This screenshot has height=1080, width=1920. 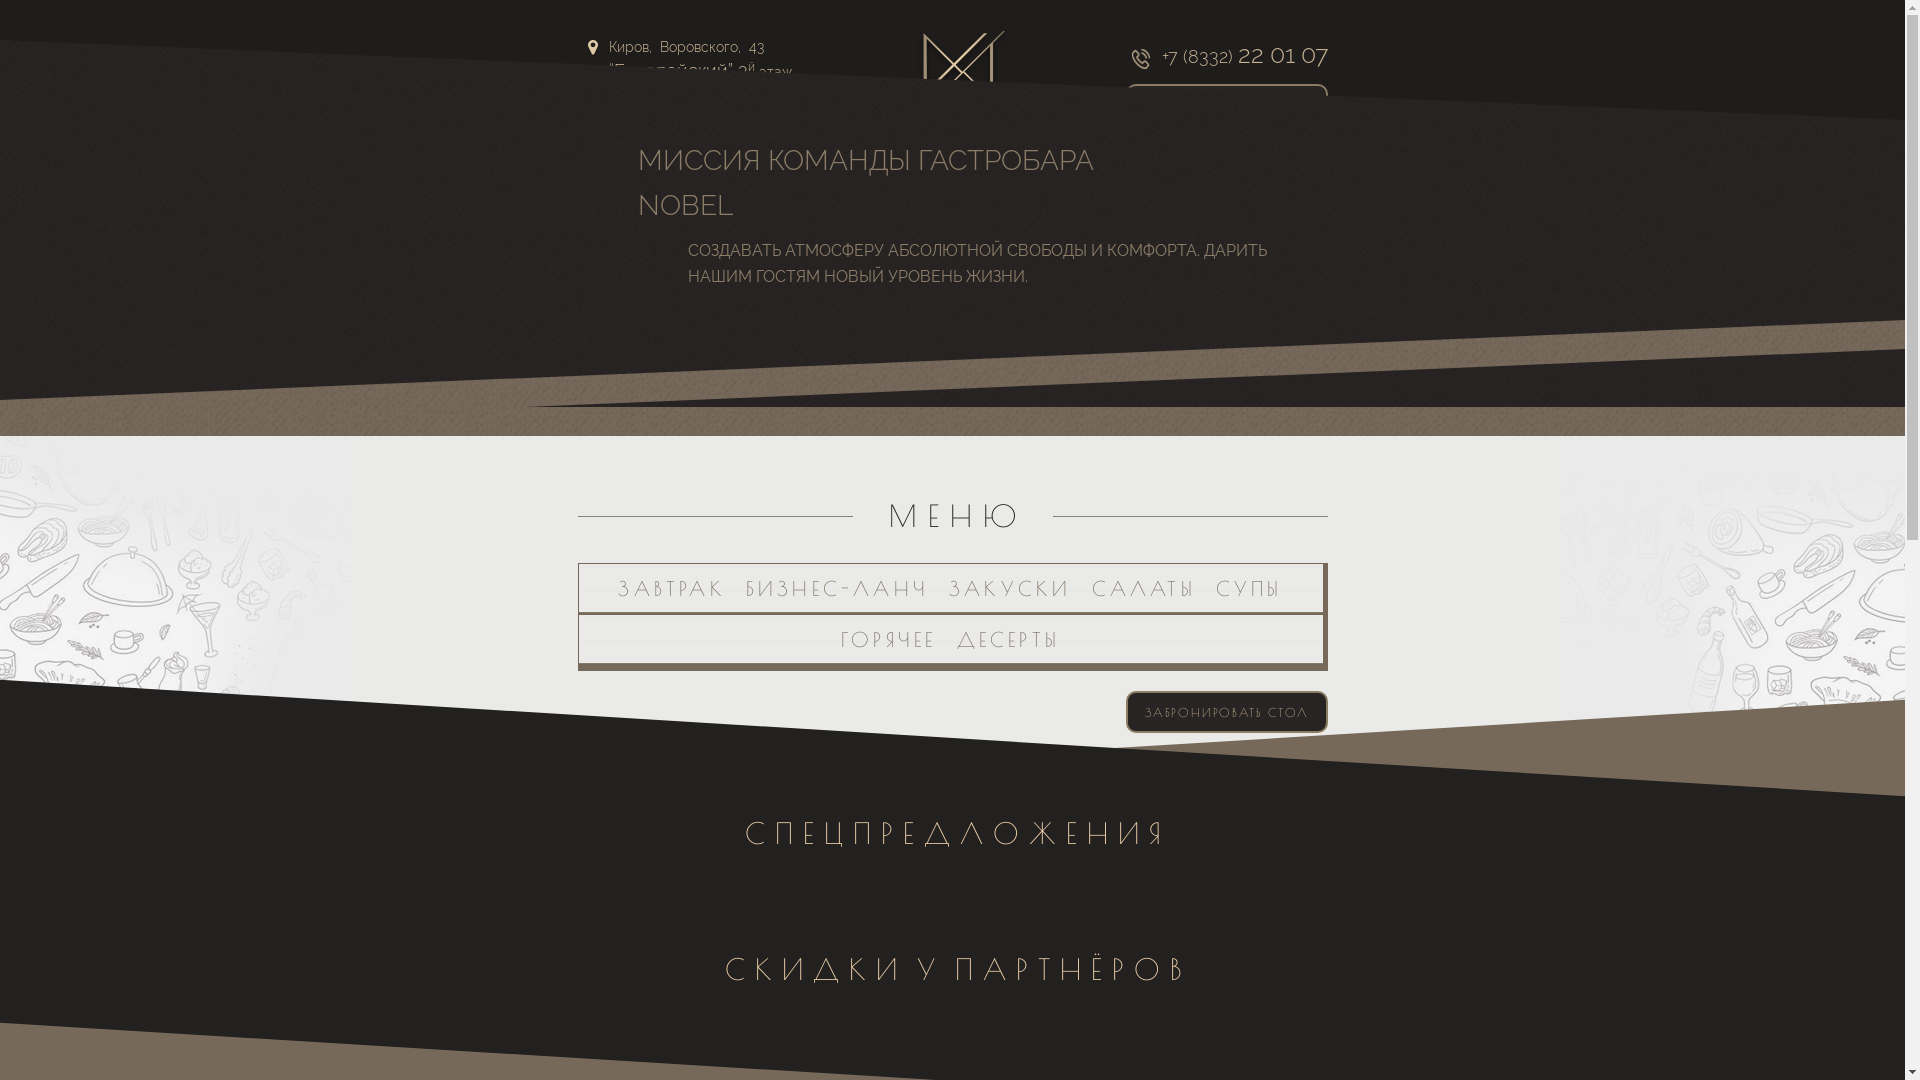 What do you see at coordinates (1226, 57) in the screenshot?
I see `'+7 (8332) 22 01 07'` at bounding box center [1226, 57].